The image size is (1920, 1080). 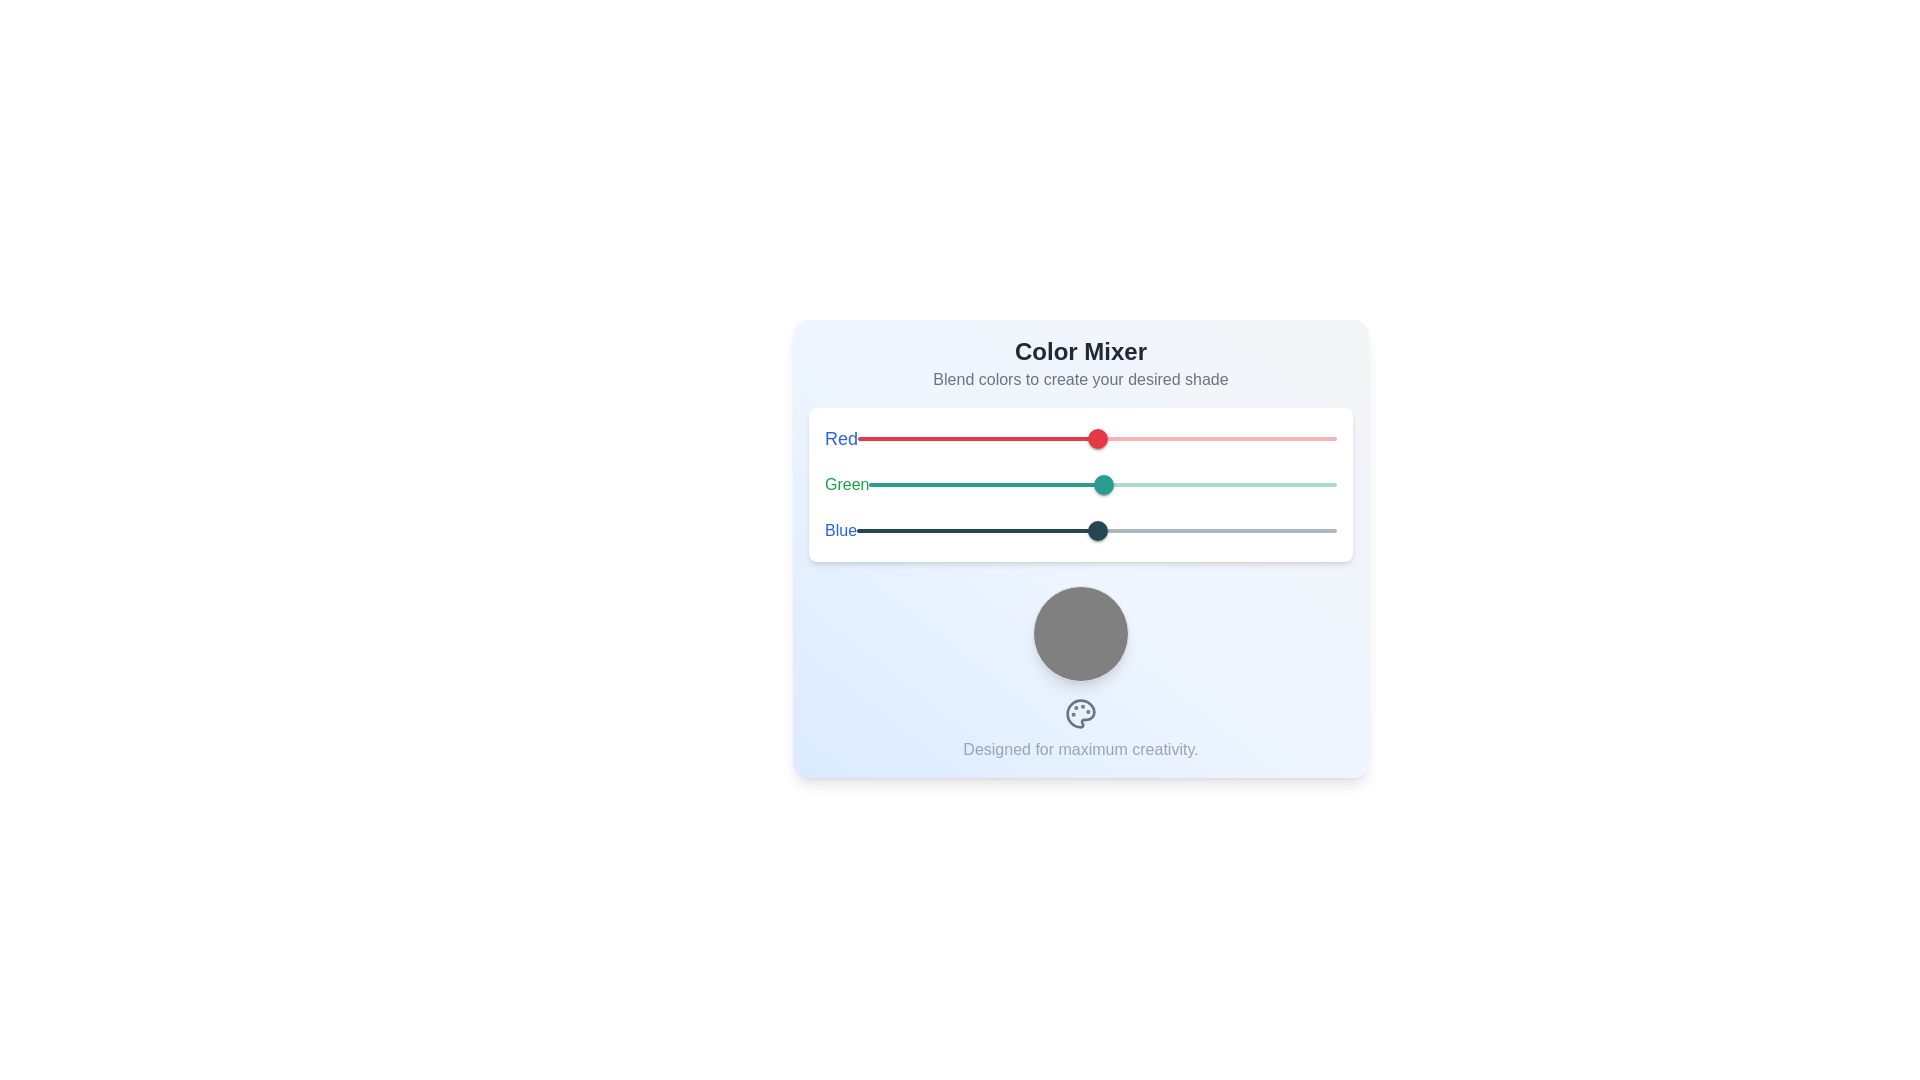 I want to click on the graphical representation circle located below the RGB sliders, so click(x=1079, y=633).